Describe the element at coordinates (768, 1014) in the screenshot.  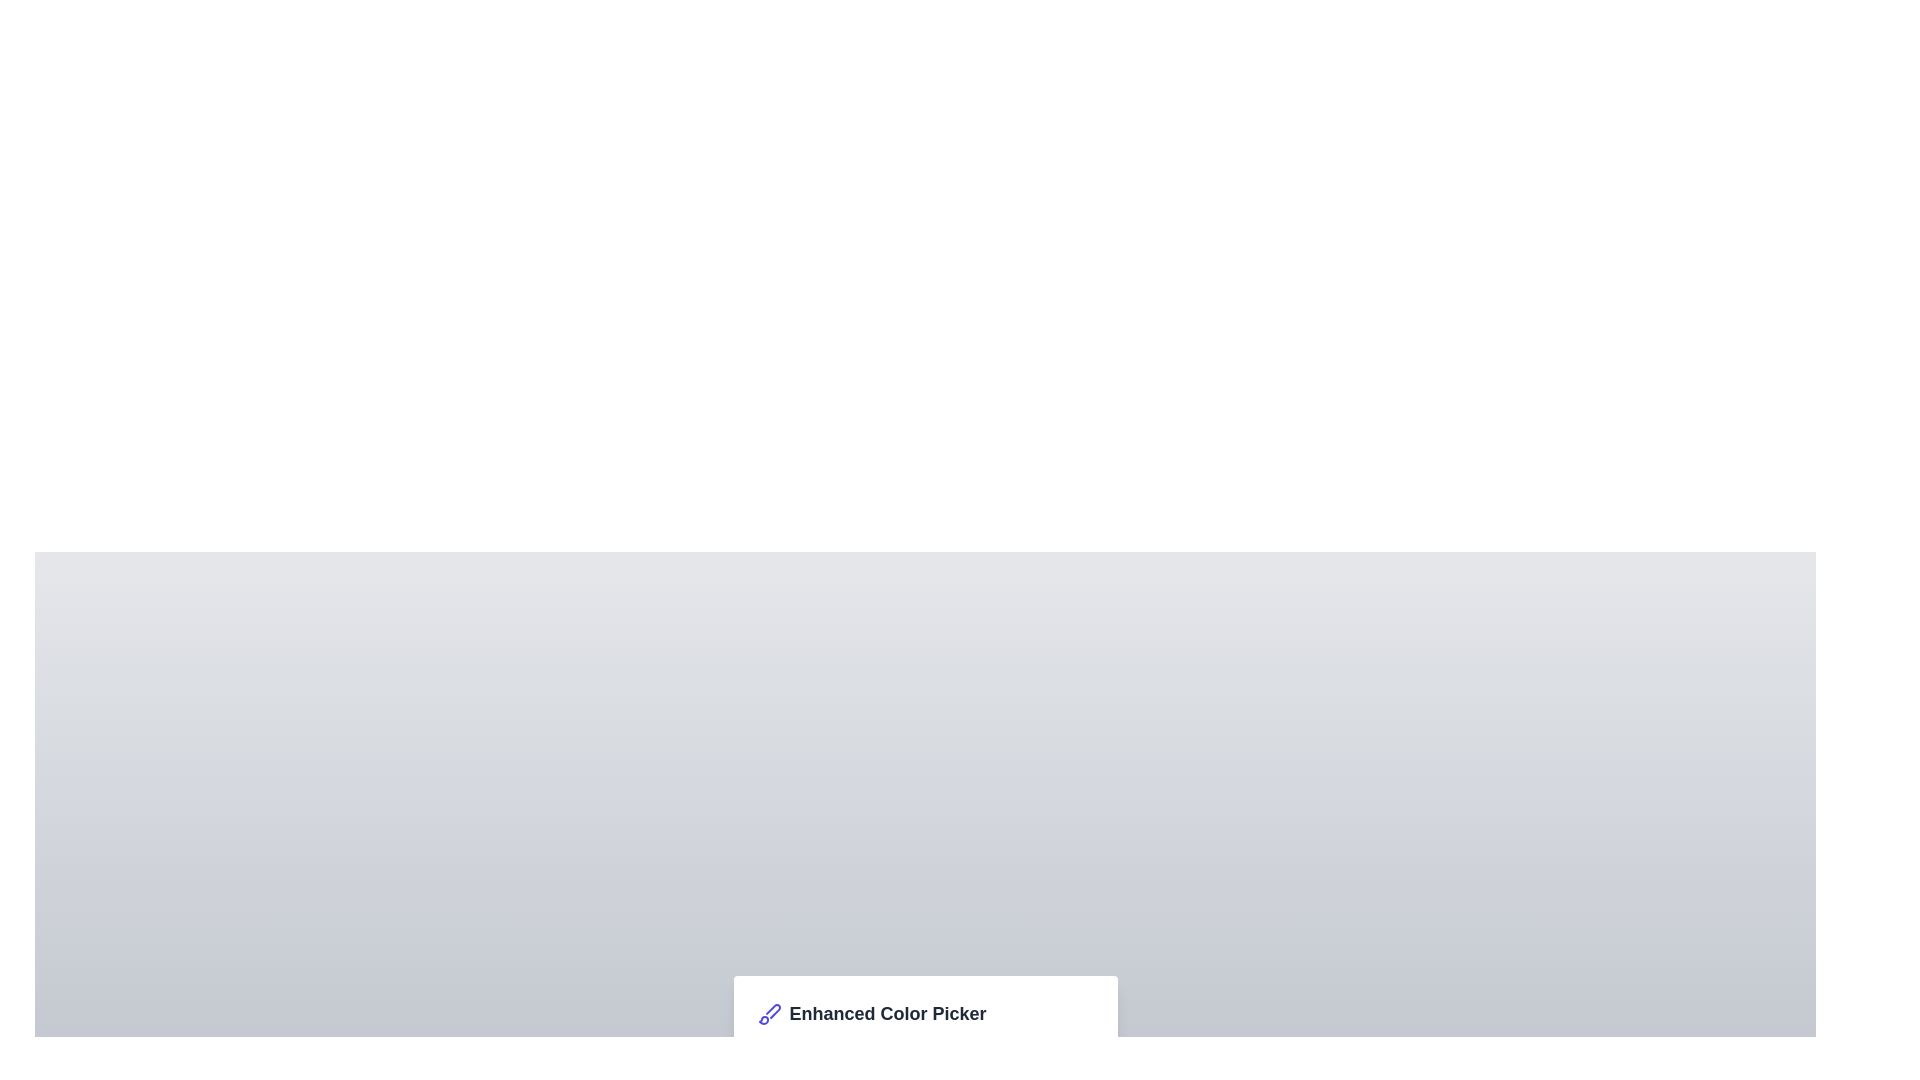
I see `the indigo brush-shaped icon located to the left of the 'Enhanced Color Picker' text` at that location.